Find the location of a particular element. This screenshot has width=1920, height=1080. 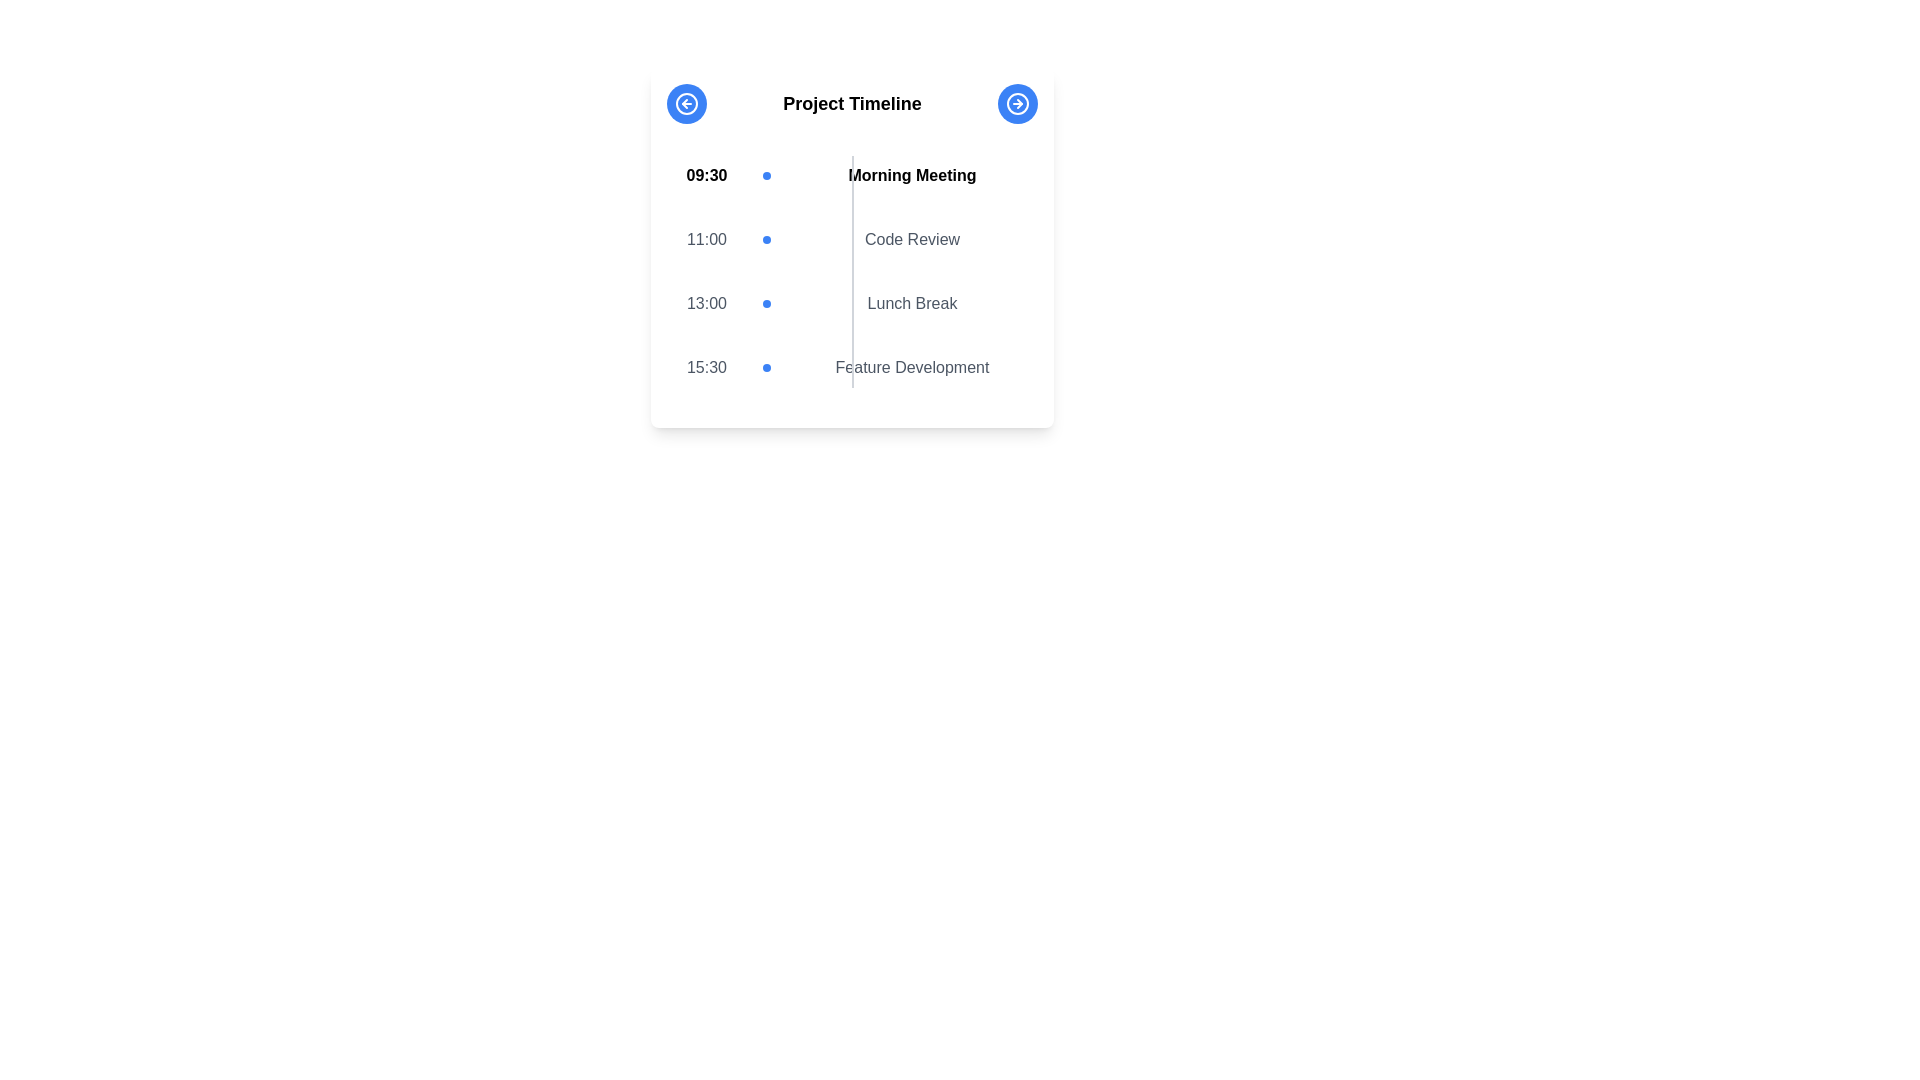

the List item in the schedule view that displays the time '15:30', a blue circular marker, and the text 'Feature Development' is located at coordinates (852, 367).